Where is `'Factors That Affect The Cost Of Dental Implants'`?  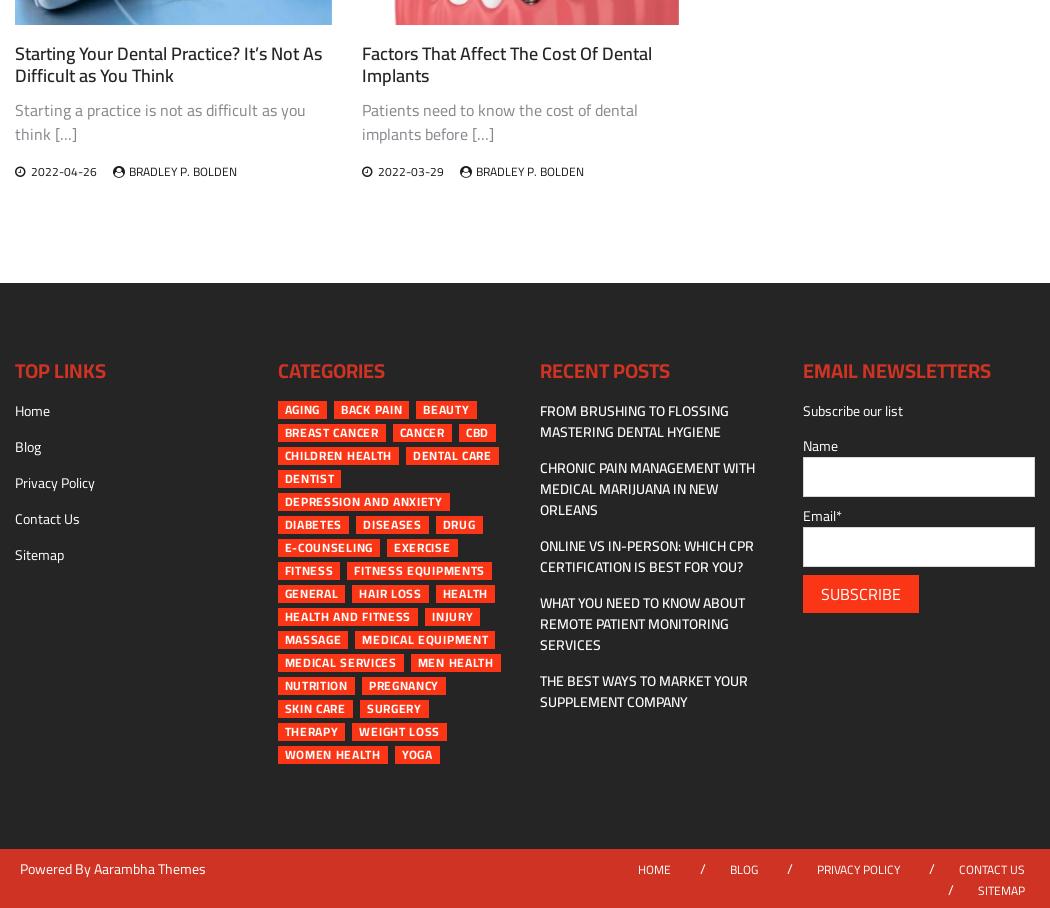
'Factors That Affect The Cost Of Dental Implants' is located at coordinates (359, 64).